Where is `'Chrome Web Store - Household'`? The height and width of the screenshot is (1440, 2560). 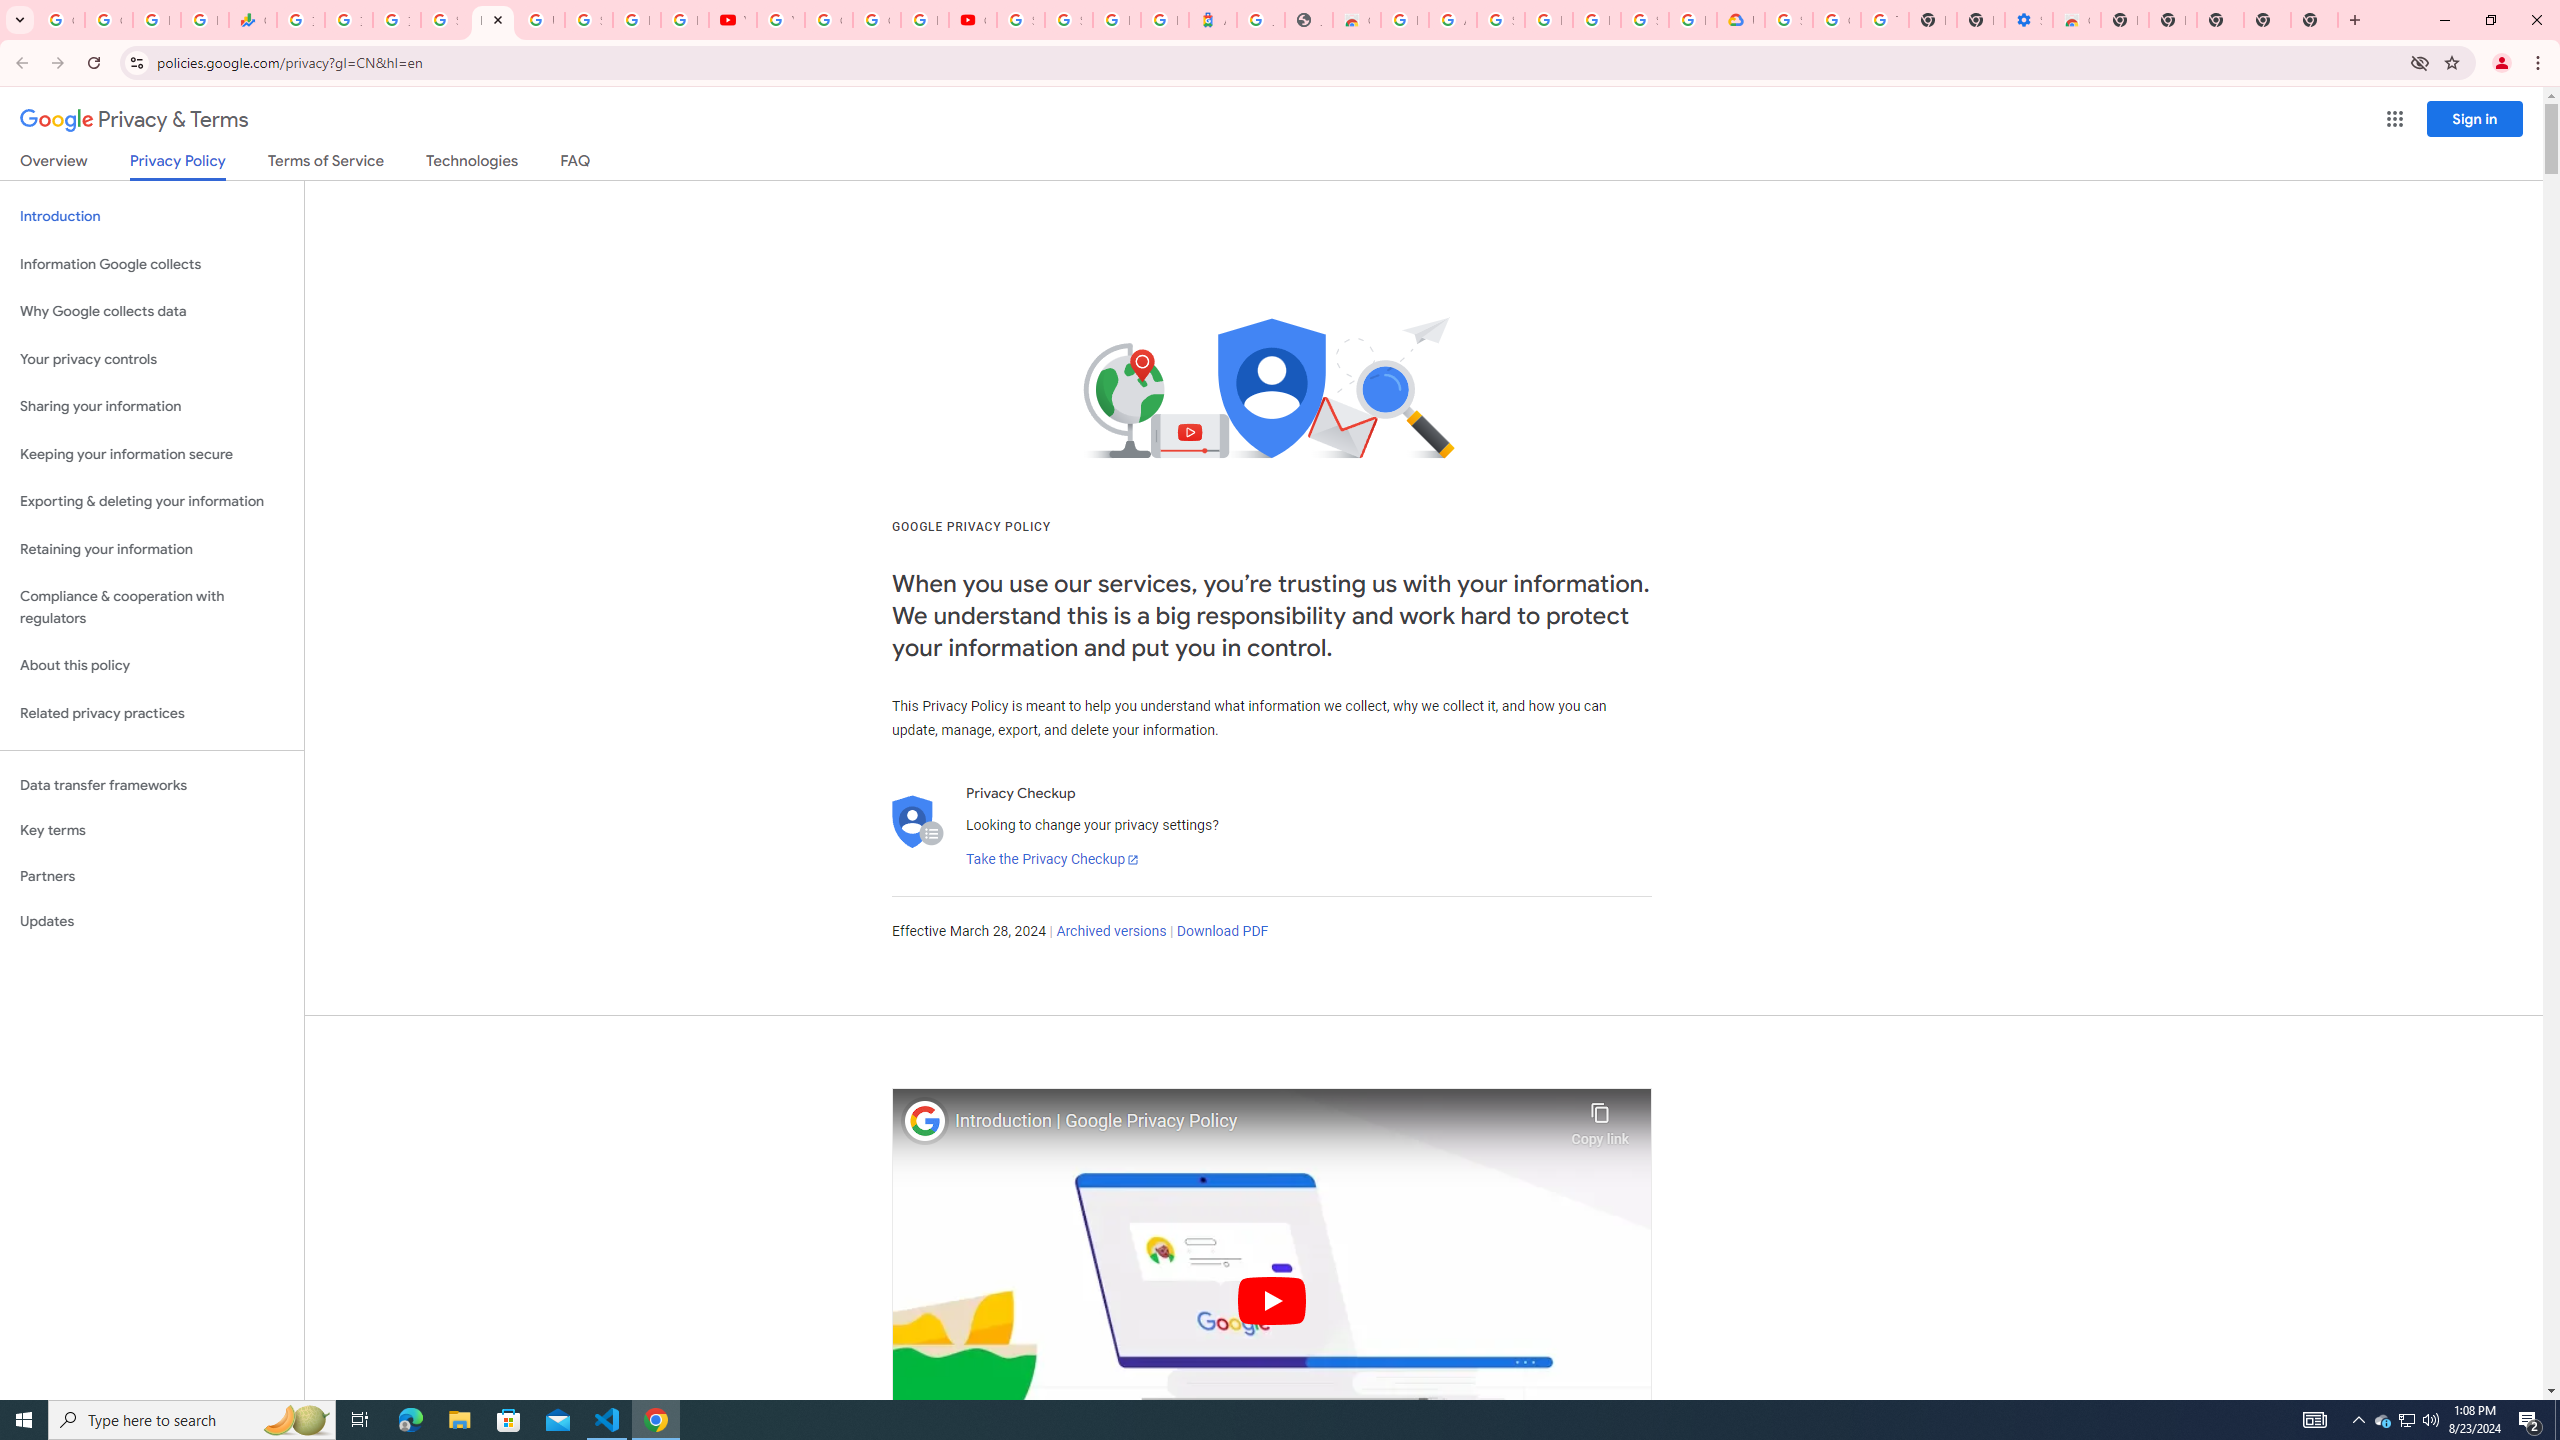 'Chrome Web Store - Household' is located at coordinates (1356, 19).